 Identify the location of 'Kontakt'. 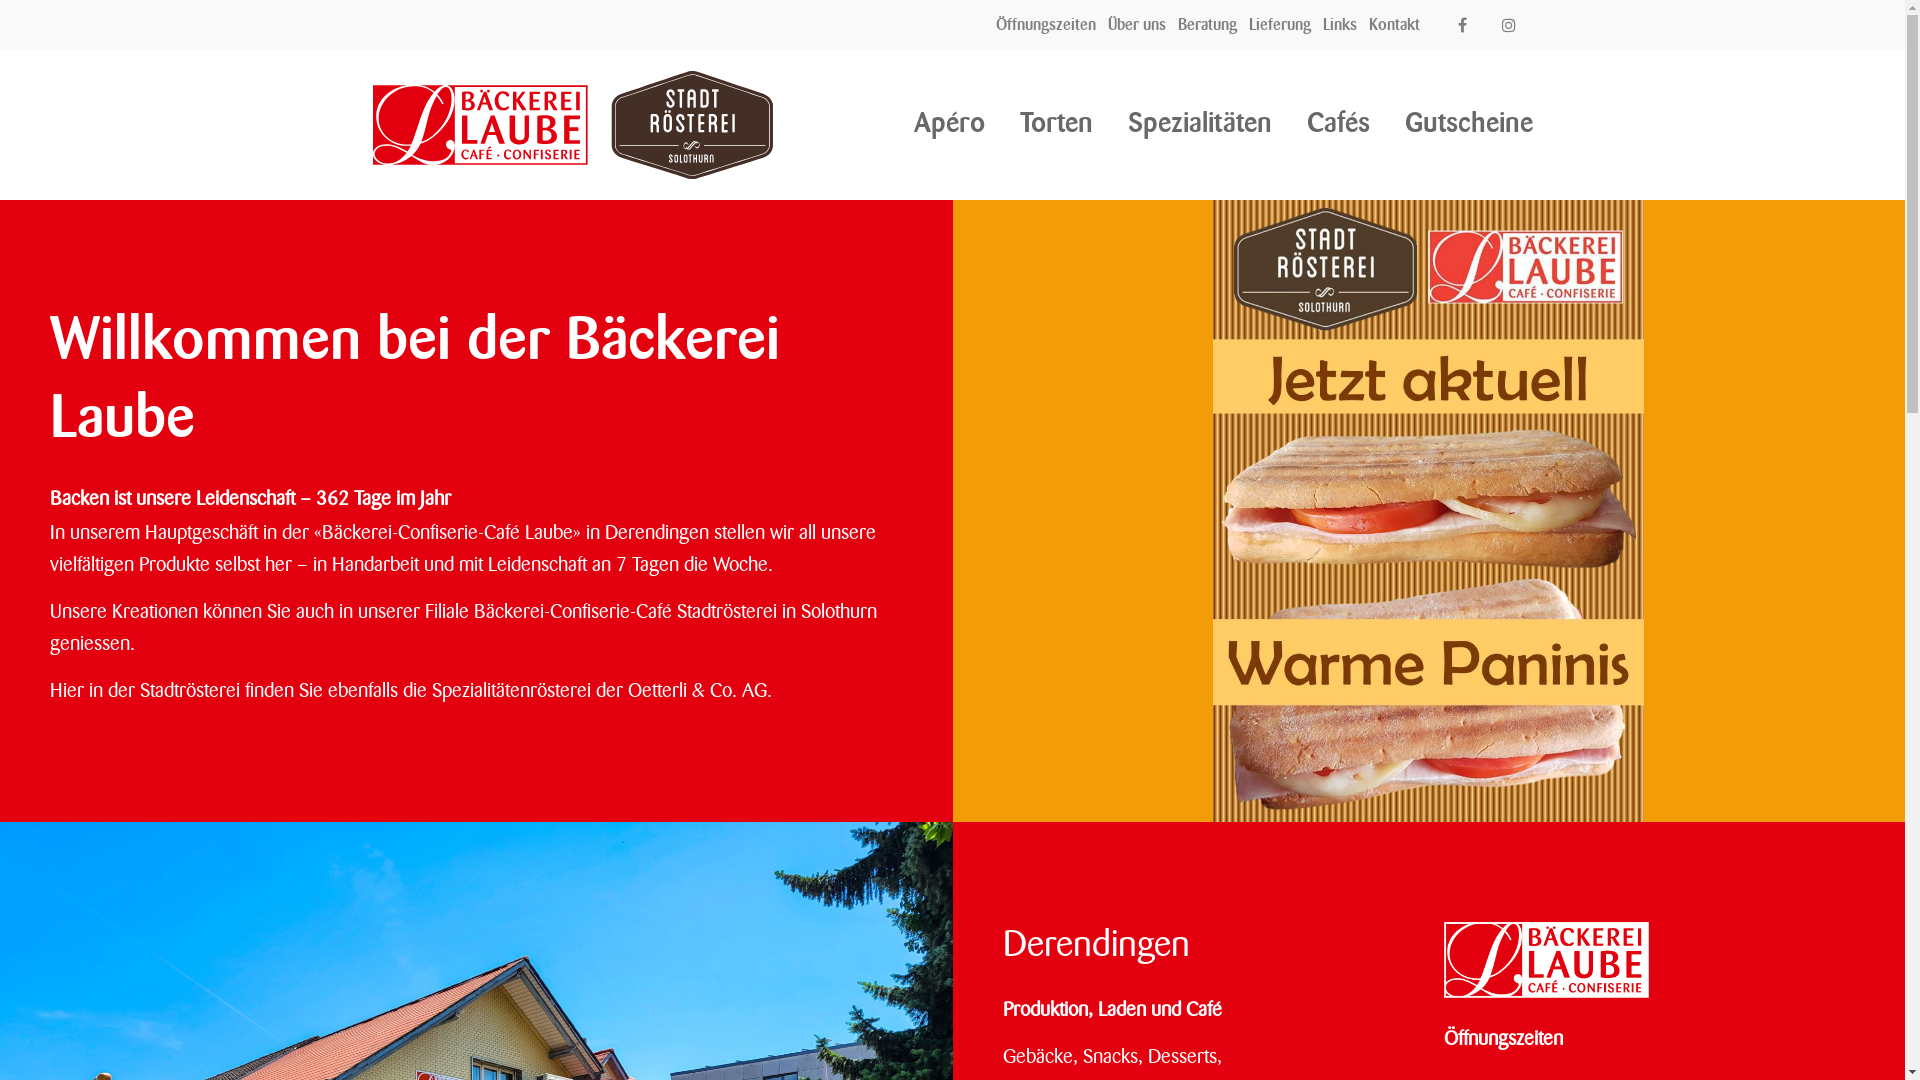
(1393, 24).